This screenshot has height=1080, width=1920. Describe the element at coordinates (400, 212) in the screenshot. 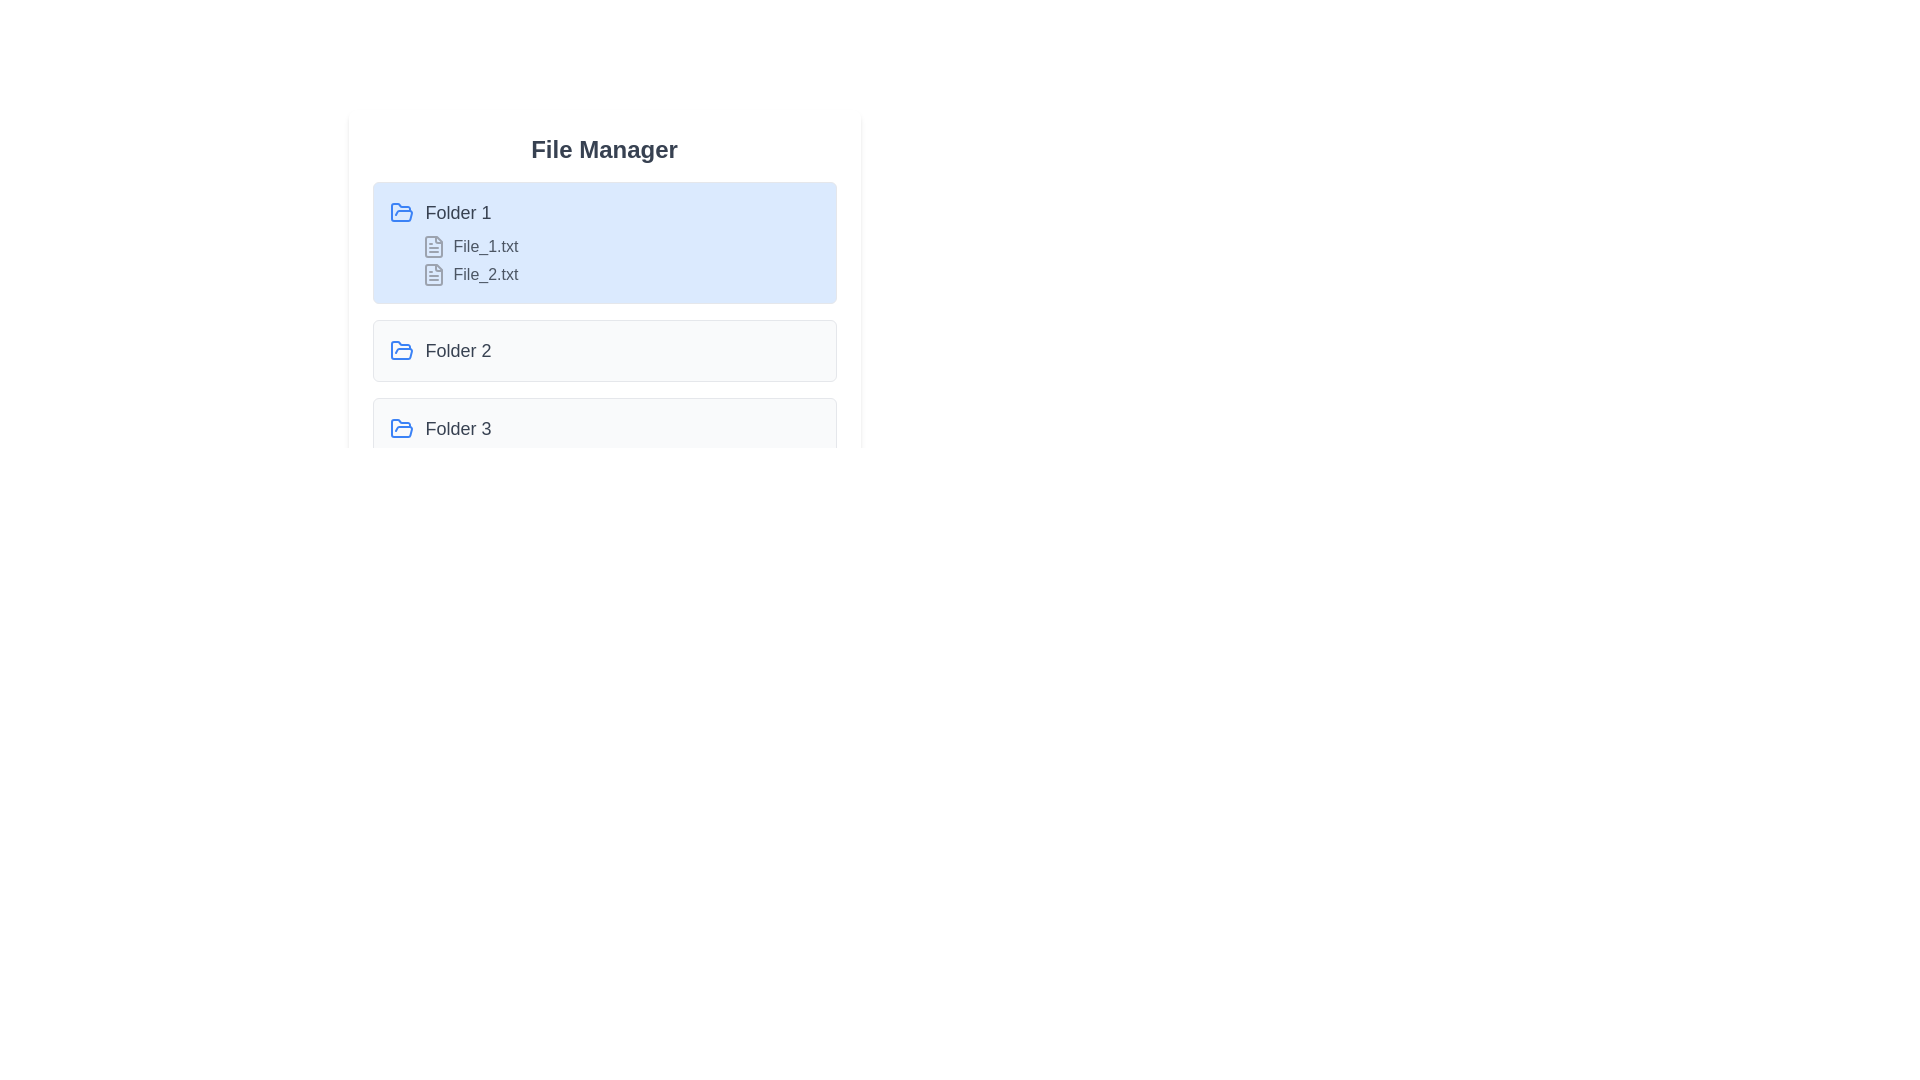

I see `the folder icon labeled 'Folder 1'` at that location.